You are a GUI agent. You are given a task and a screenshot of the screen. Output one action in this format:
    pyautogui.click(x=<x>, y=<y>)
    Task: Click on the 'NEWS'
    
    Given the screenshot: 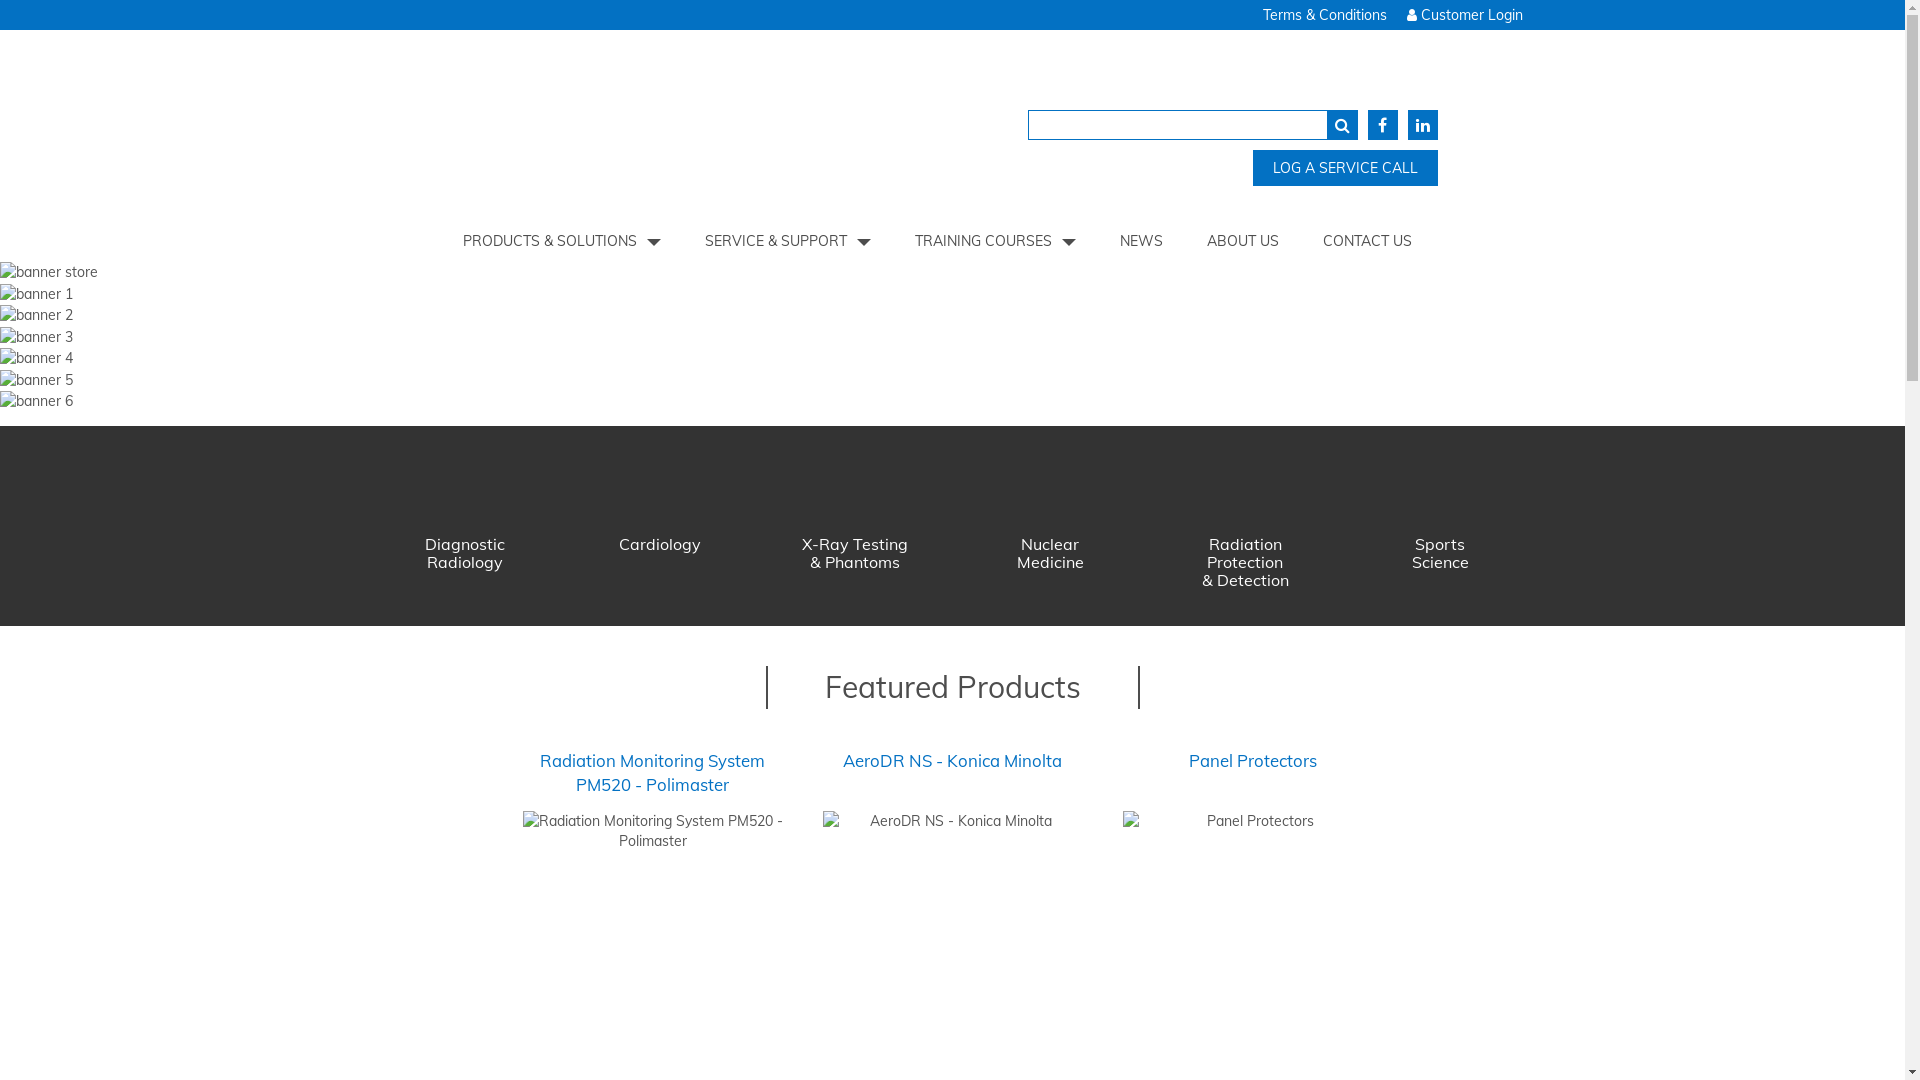 What is the action you would take?
    pyautogui.click(x=1141, y=239)
    